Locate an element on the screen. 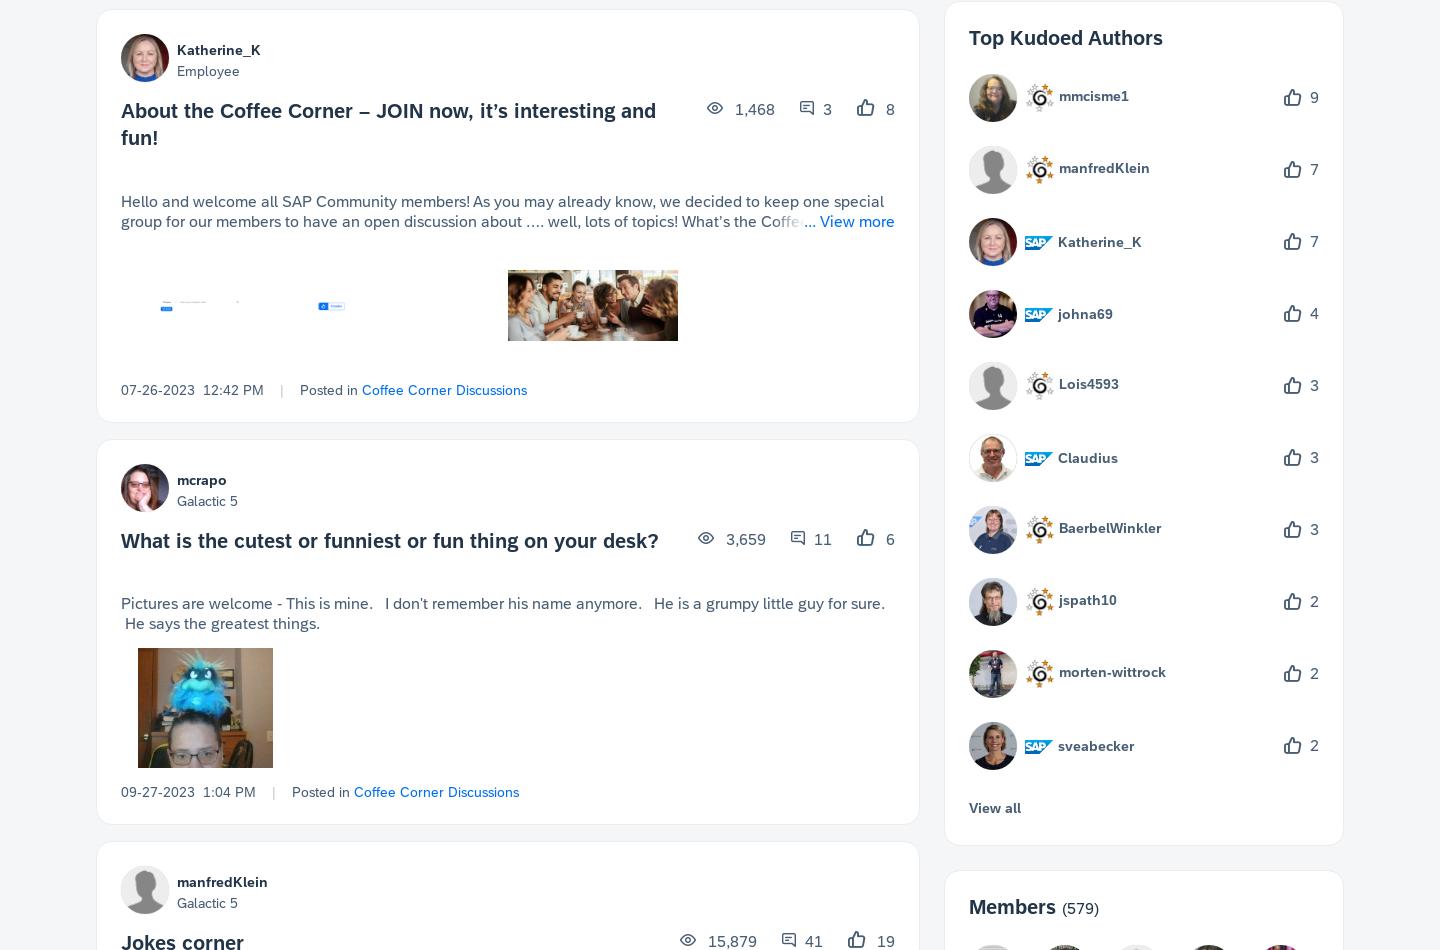 The image size is (1440, 950). 'What is the cutest or funniest or fun thing on your desk?' is located at coordinates (120, 539).